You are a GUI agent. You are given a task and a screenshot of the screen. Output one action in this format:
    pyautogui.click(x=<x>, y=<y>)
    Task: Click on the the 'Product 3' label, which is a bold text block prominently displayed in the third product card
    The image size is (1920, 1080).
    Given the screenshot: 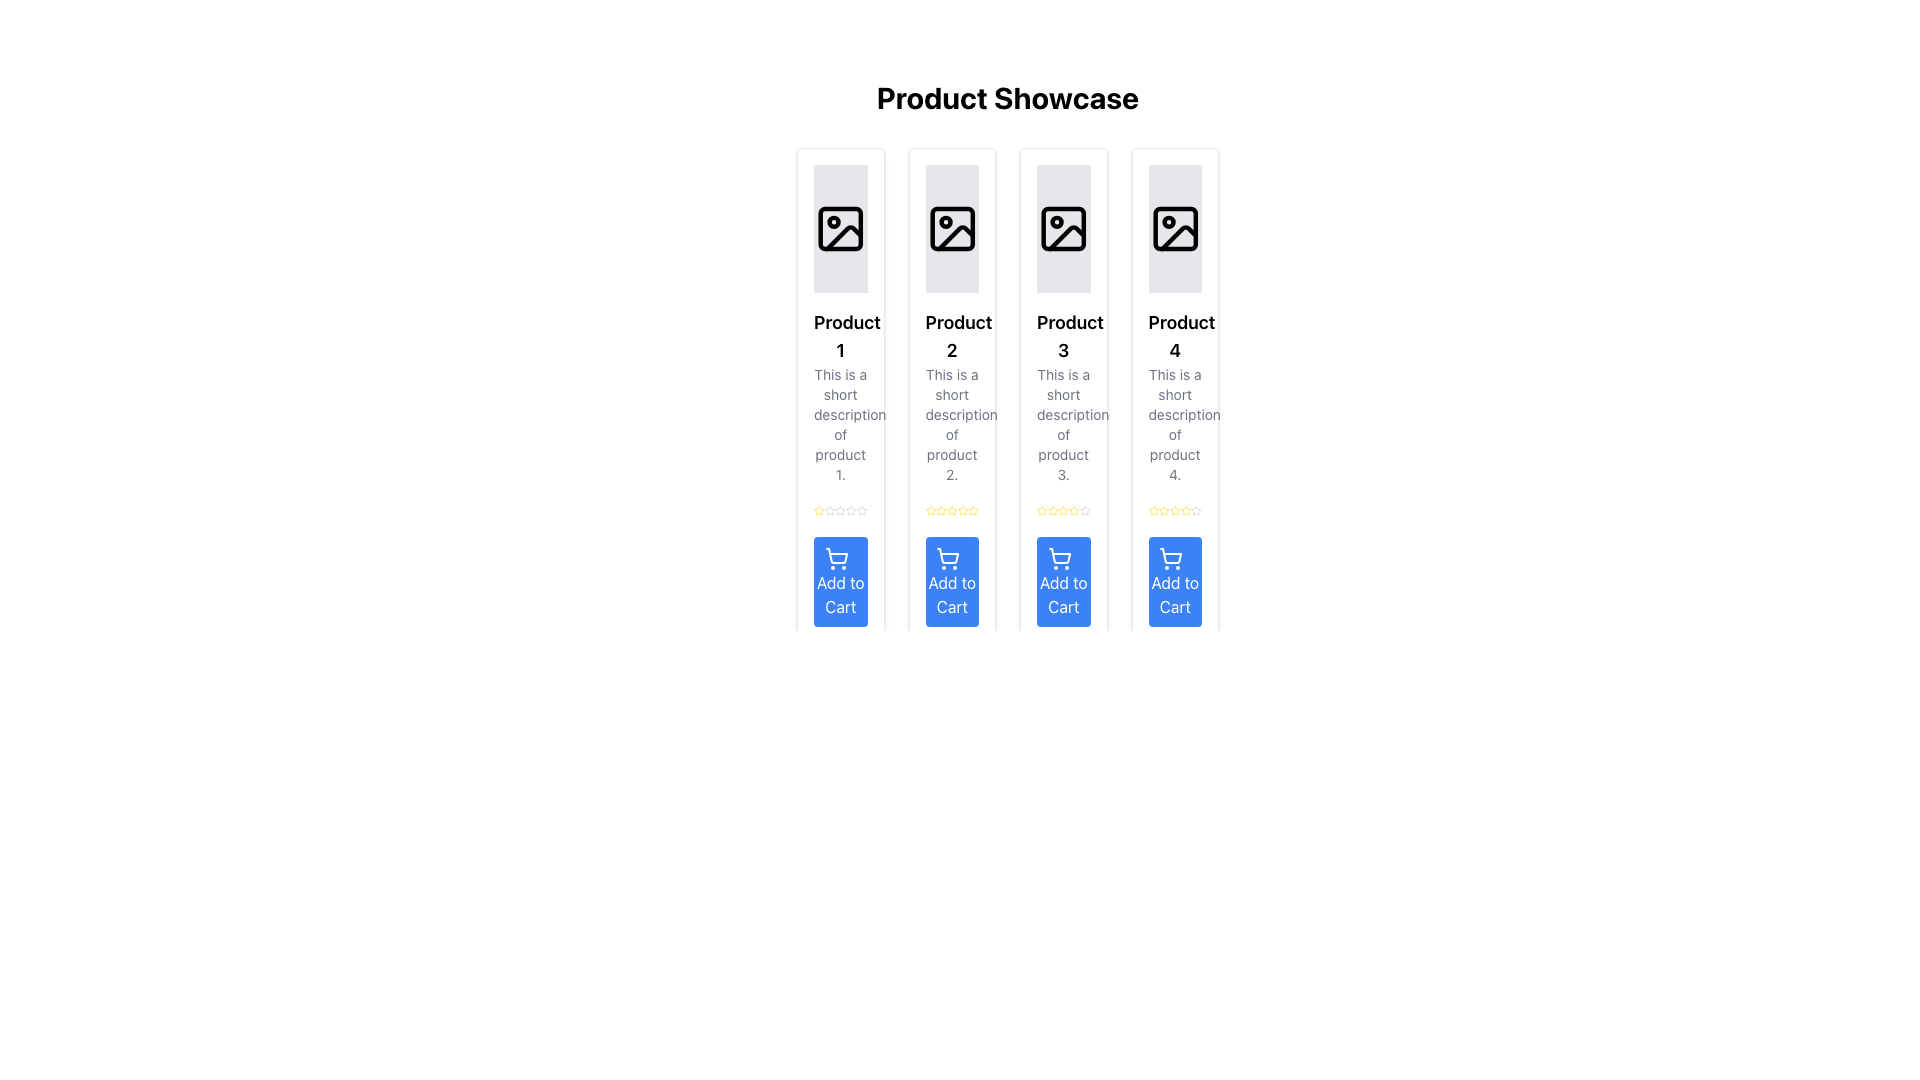 What is the action you would take?
    pyautogui.click(x=1062, y=335)
    